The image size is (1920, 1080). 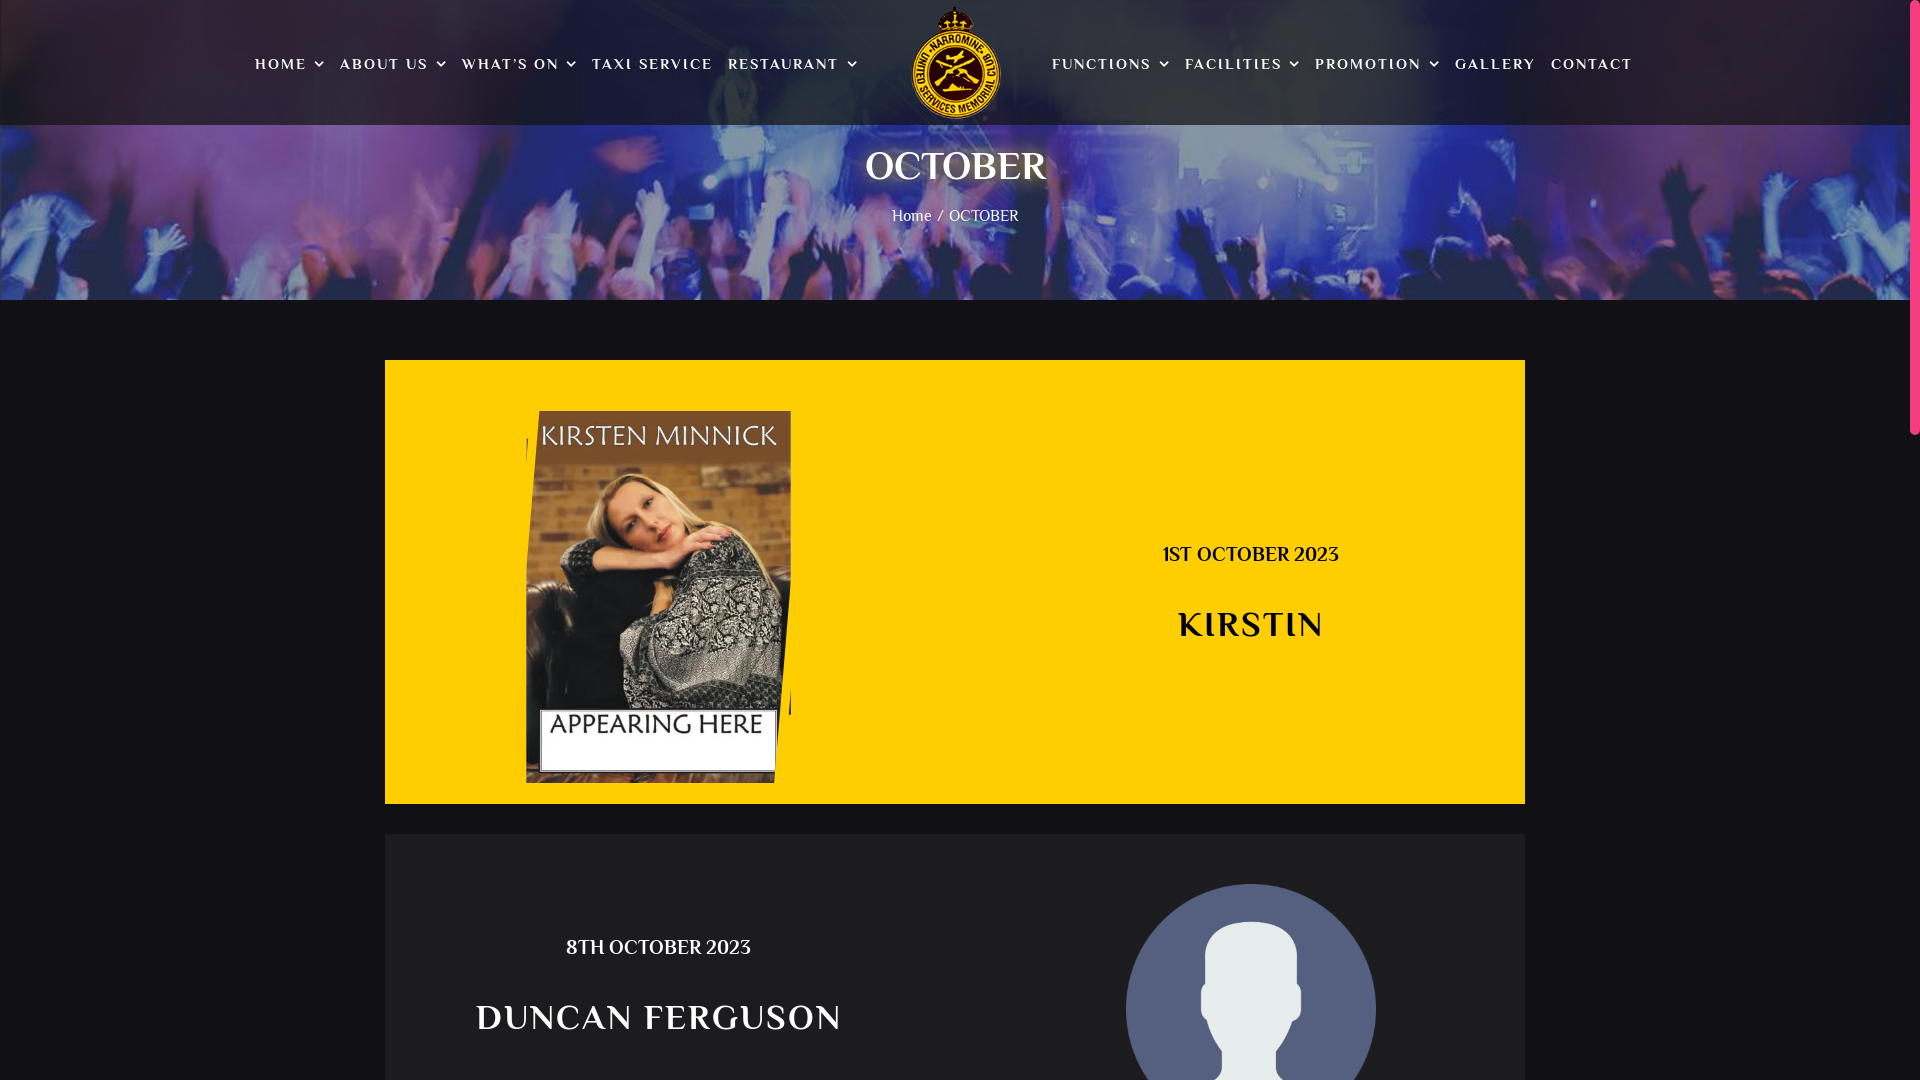 I want to click on 'FUNCTIONS', so click(x=1109, y=64).